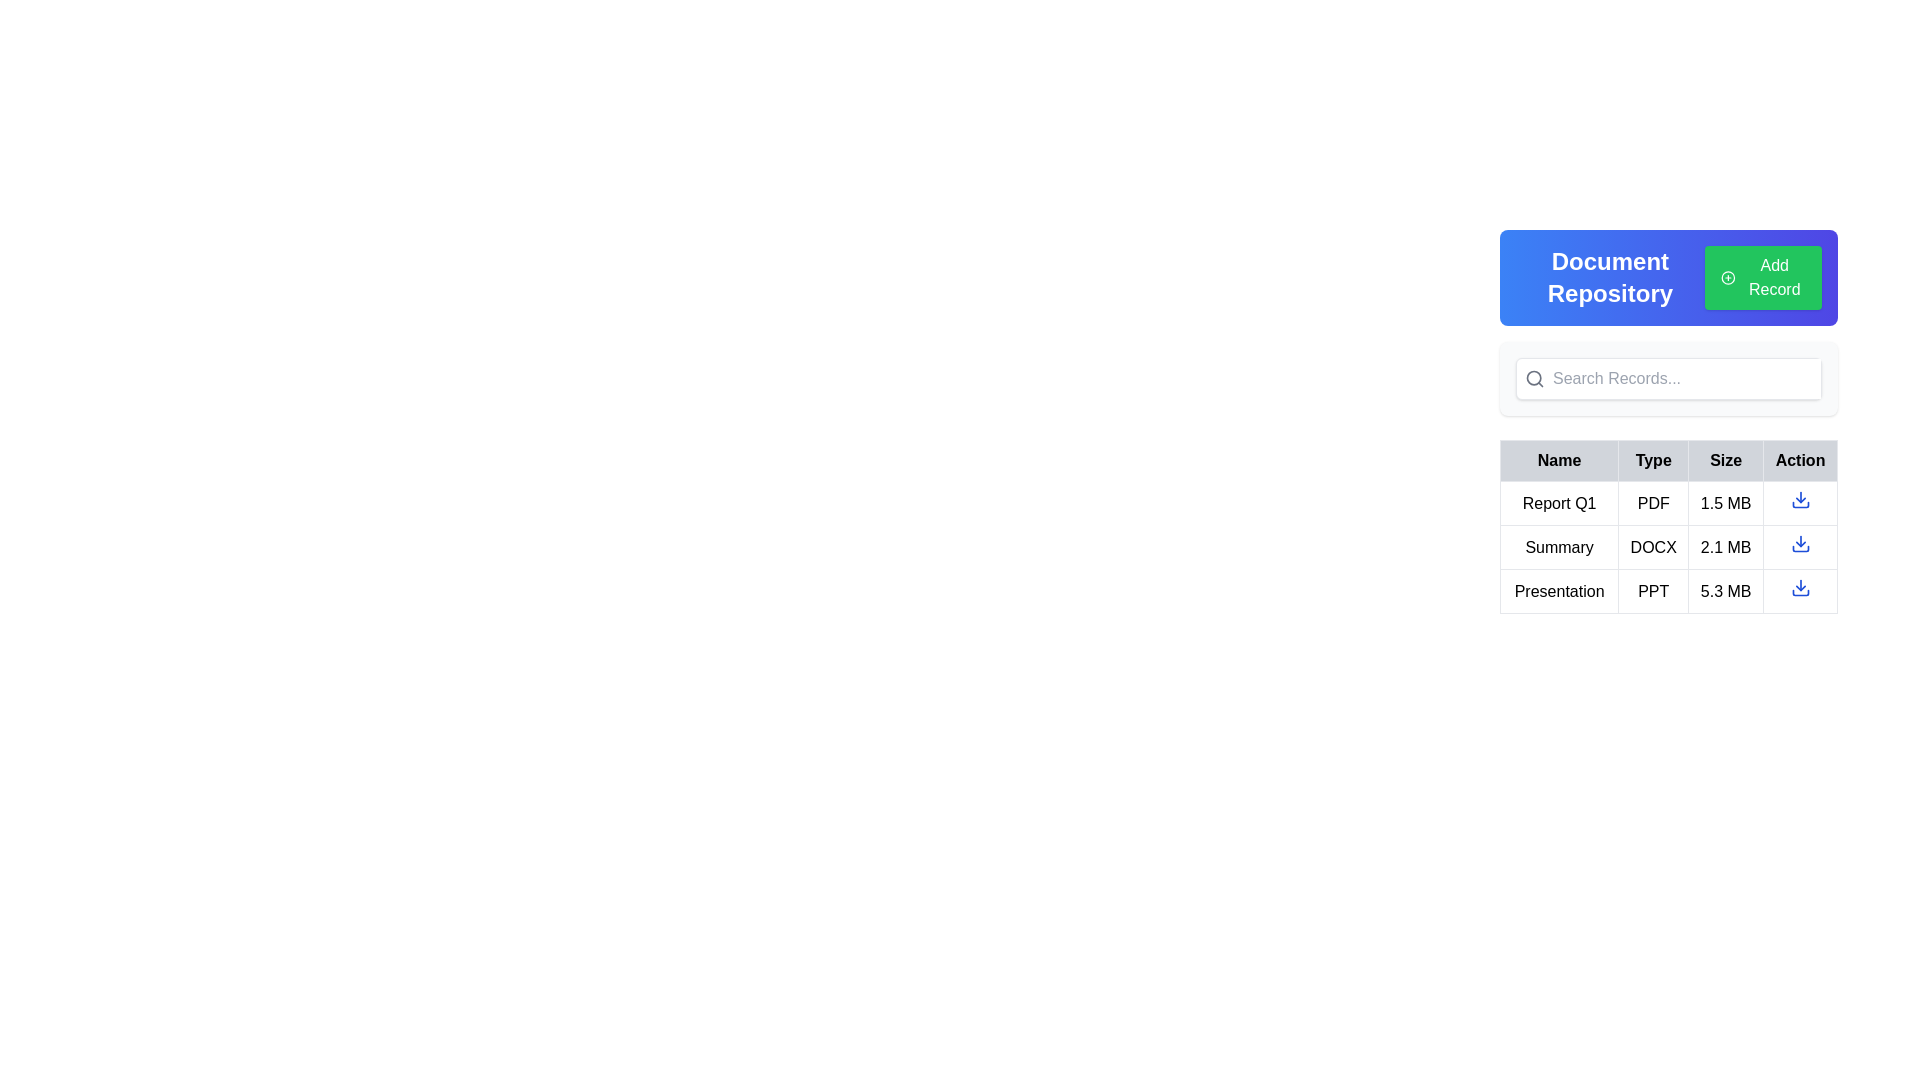 The height and width of the screenshot is (1080, 1920). Describe the element at coordinates (1653, 502) in the screenshot. I see `the static text label indicating the file format associated with the document in the 'Type' column of the first row in the table` at that location.